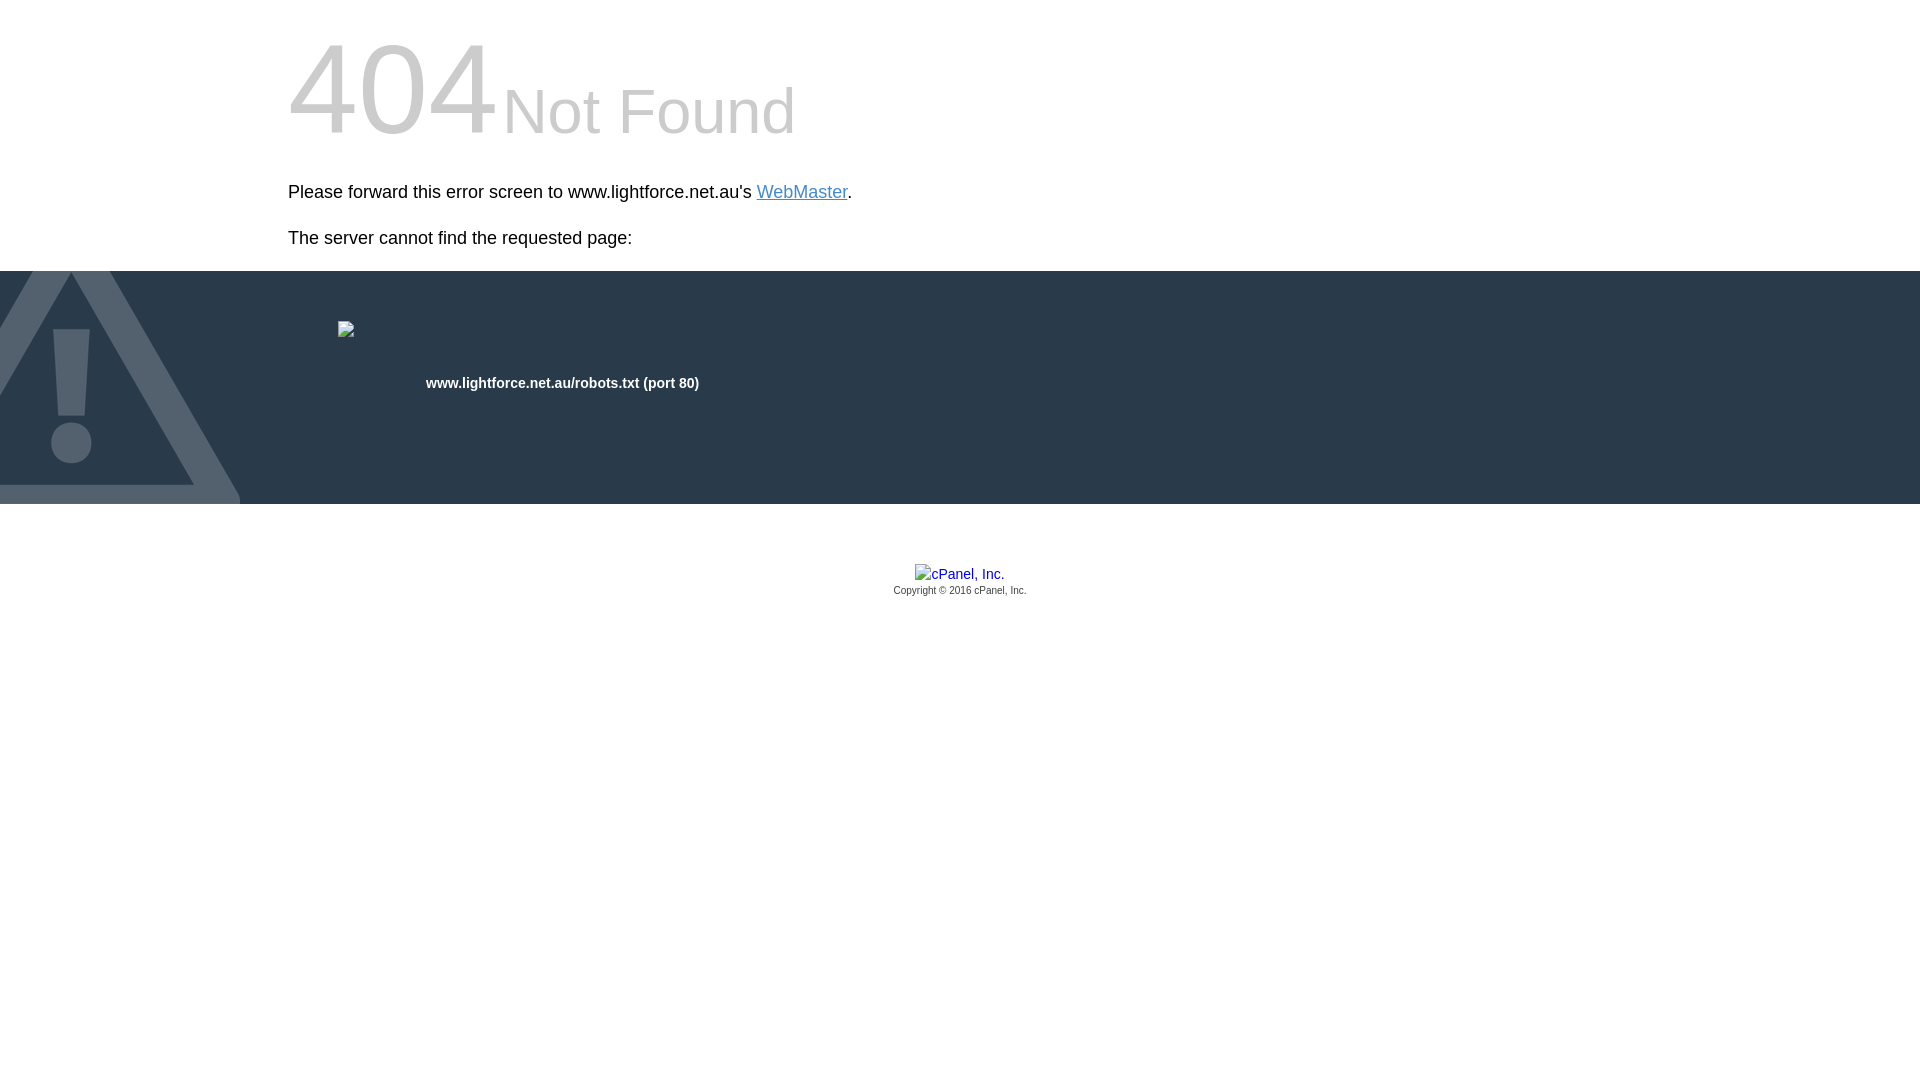  Describe the element at coordinates (802, 192) in the screenshot. I see `'WebMaster'` at that location.